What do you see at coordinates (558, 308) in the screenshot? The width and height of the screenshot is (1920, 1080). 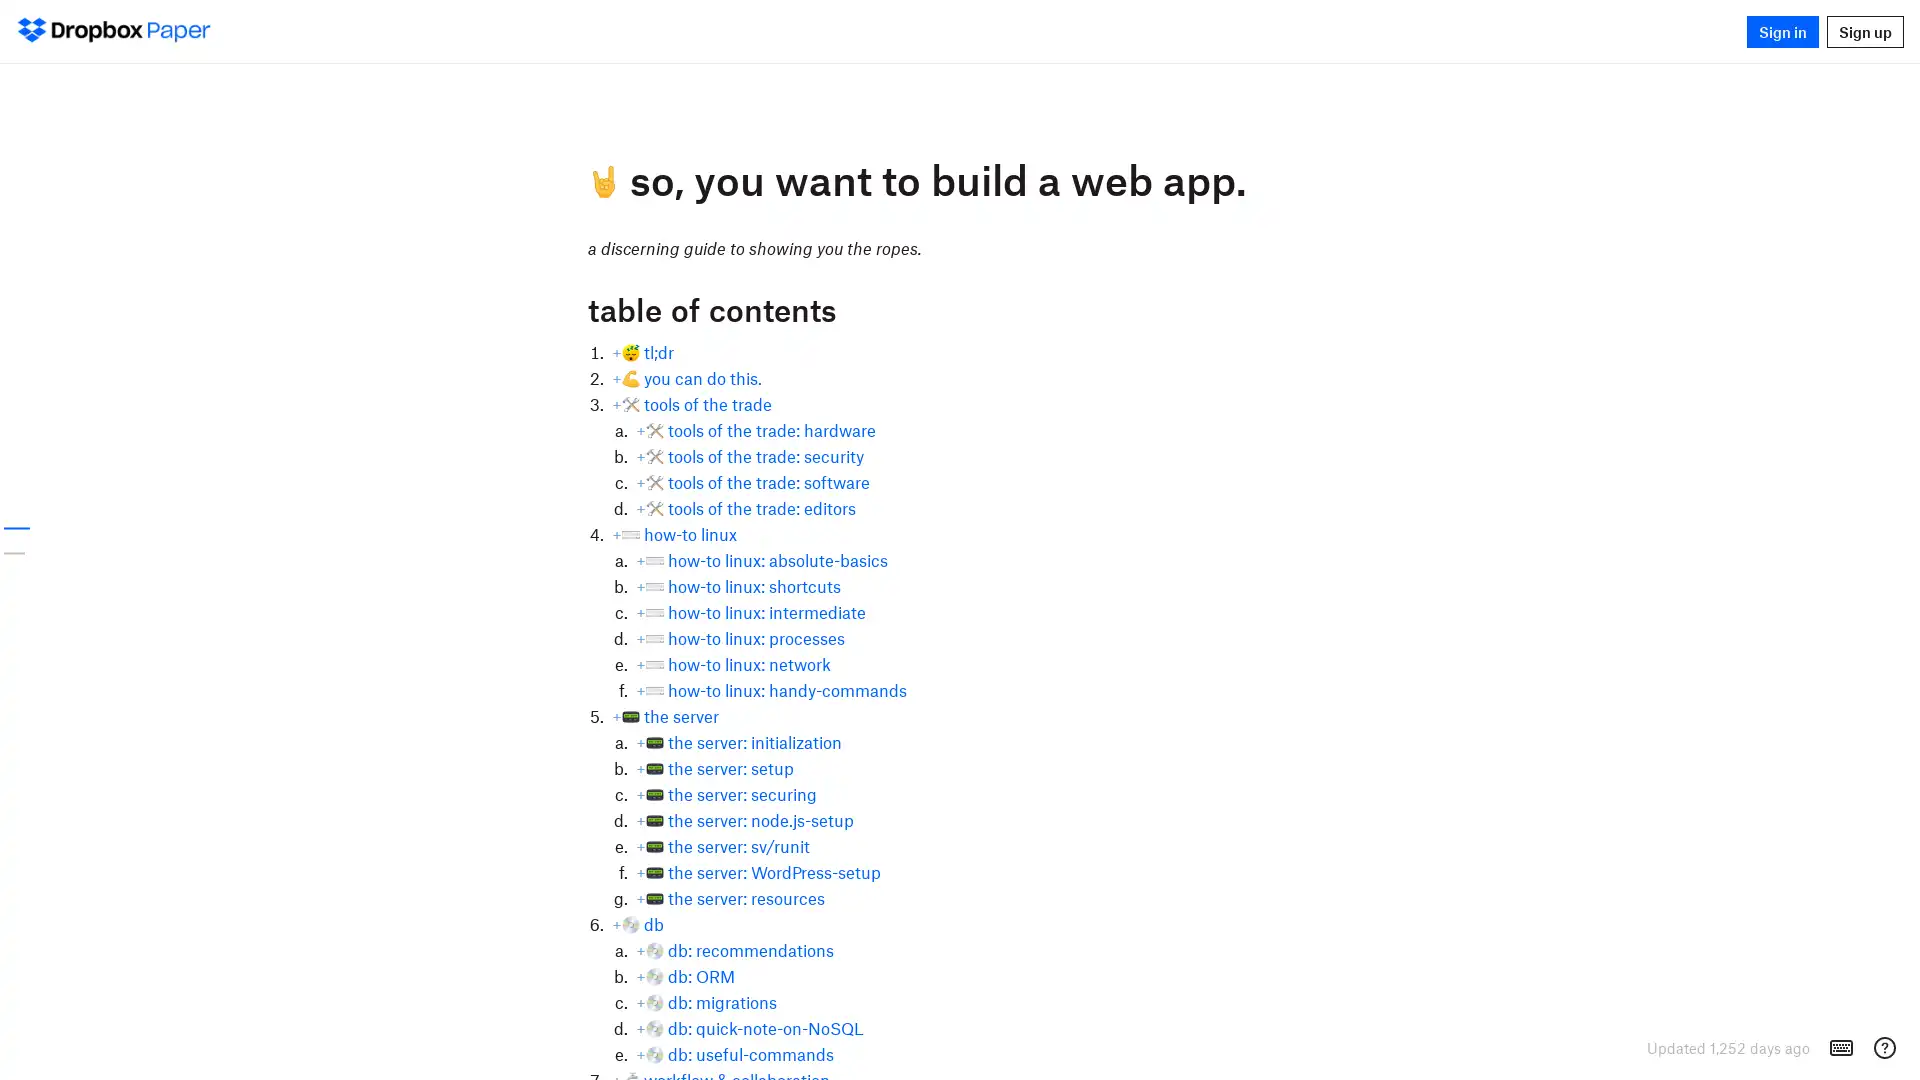 I see `Copy Paper doc link` at bounding box center [558, 308].